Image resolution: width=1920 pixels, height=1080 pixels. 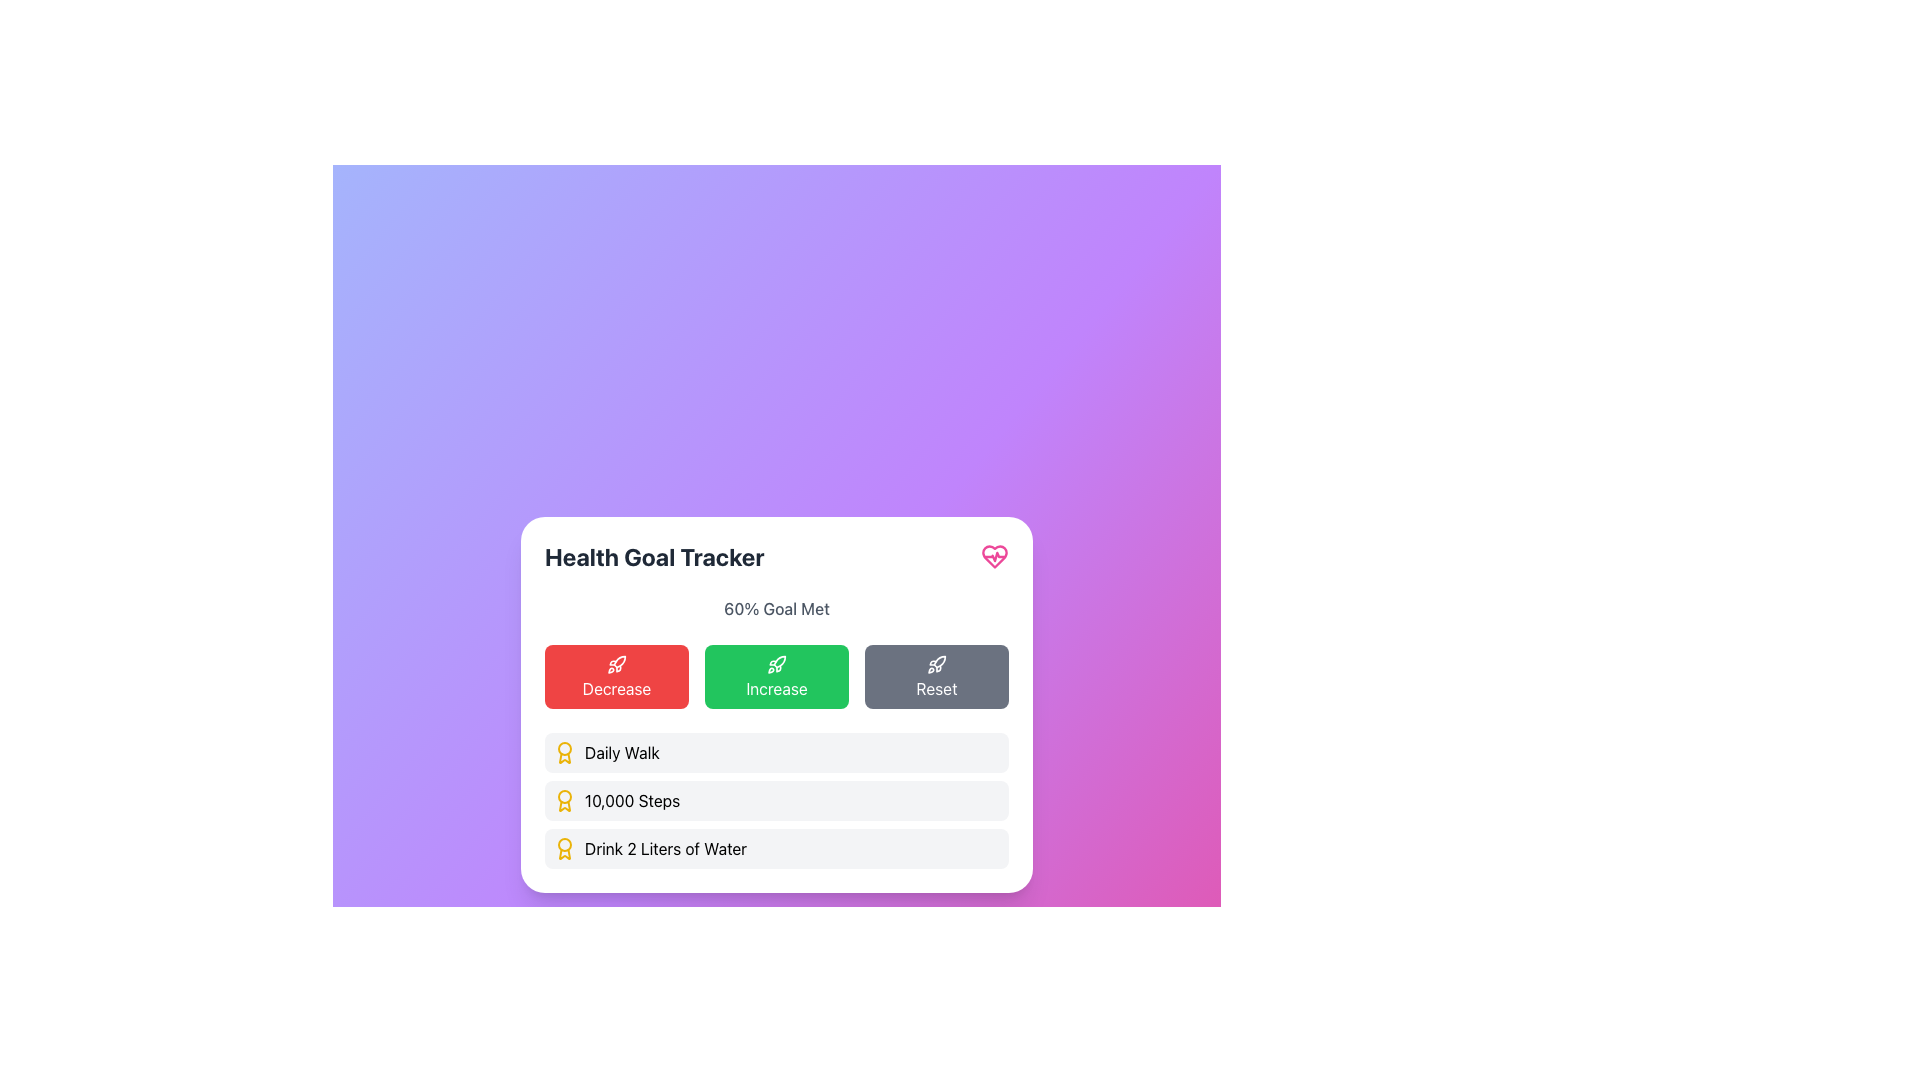 I want to click on the Labeled Indicator that indicates the completion of '10,000 Steps', which is positioned below 'Daily Walk' and above 'Drink 2 Liters of Water', so click(x=776, y=800).